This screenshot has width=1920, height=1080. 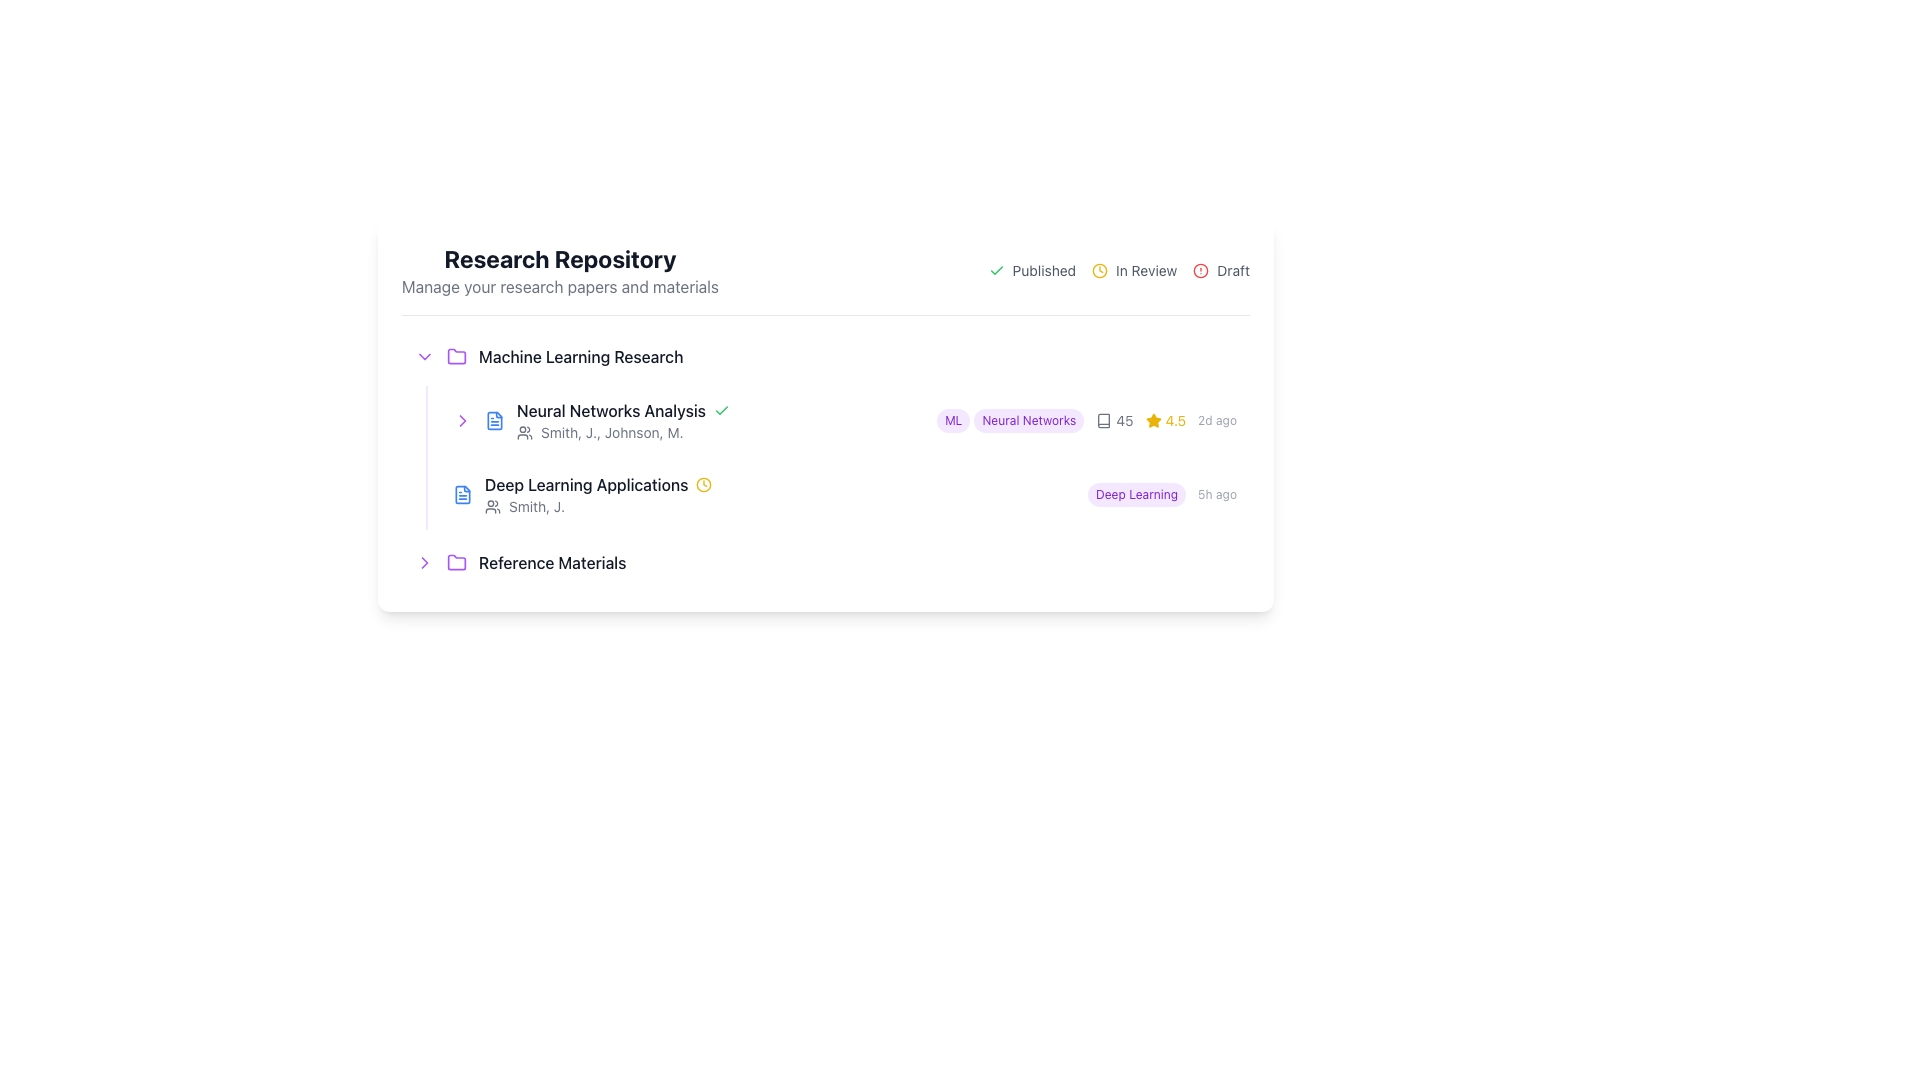 What do you see at coordinates (1216, 419) in the screenshot?
I see `the Text Label that shows the relative date, located at the far right of a horizontal row containing tags, ratings, and counts` at bounding box center [1216, 419].